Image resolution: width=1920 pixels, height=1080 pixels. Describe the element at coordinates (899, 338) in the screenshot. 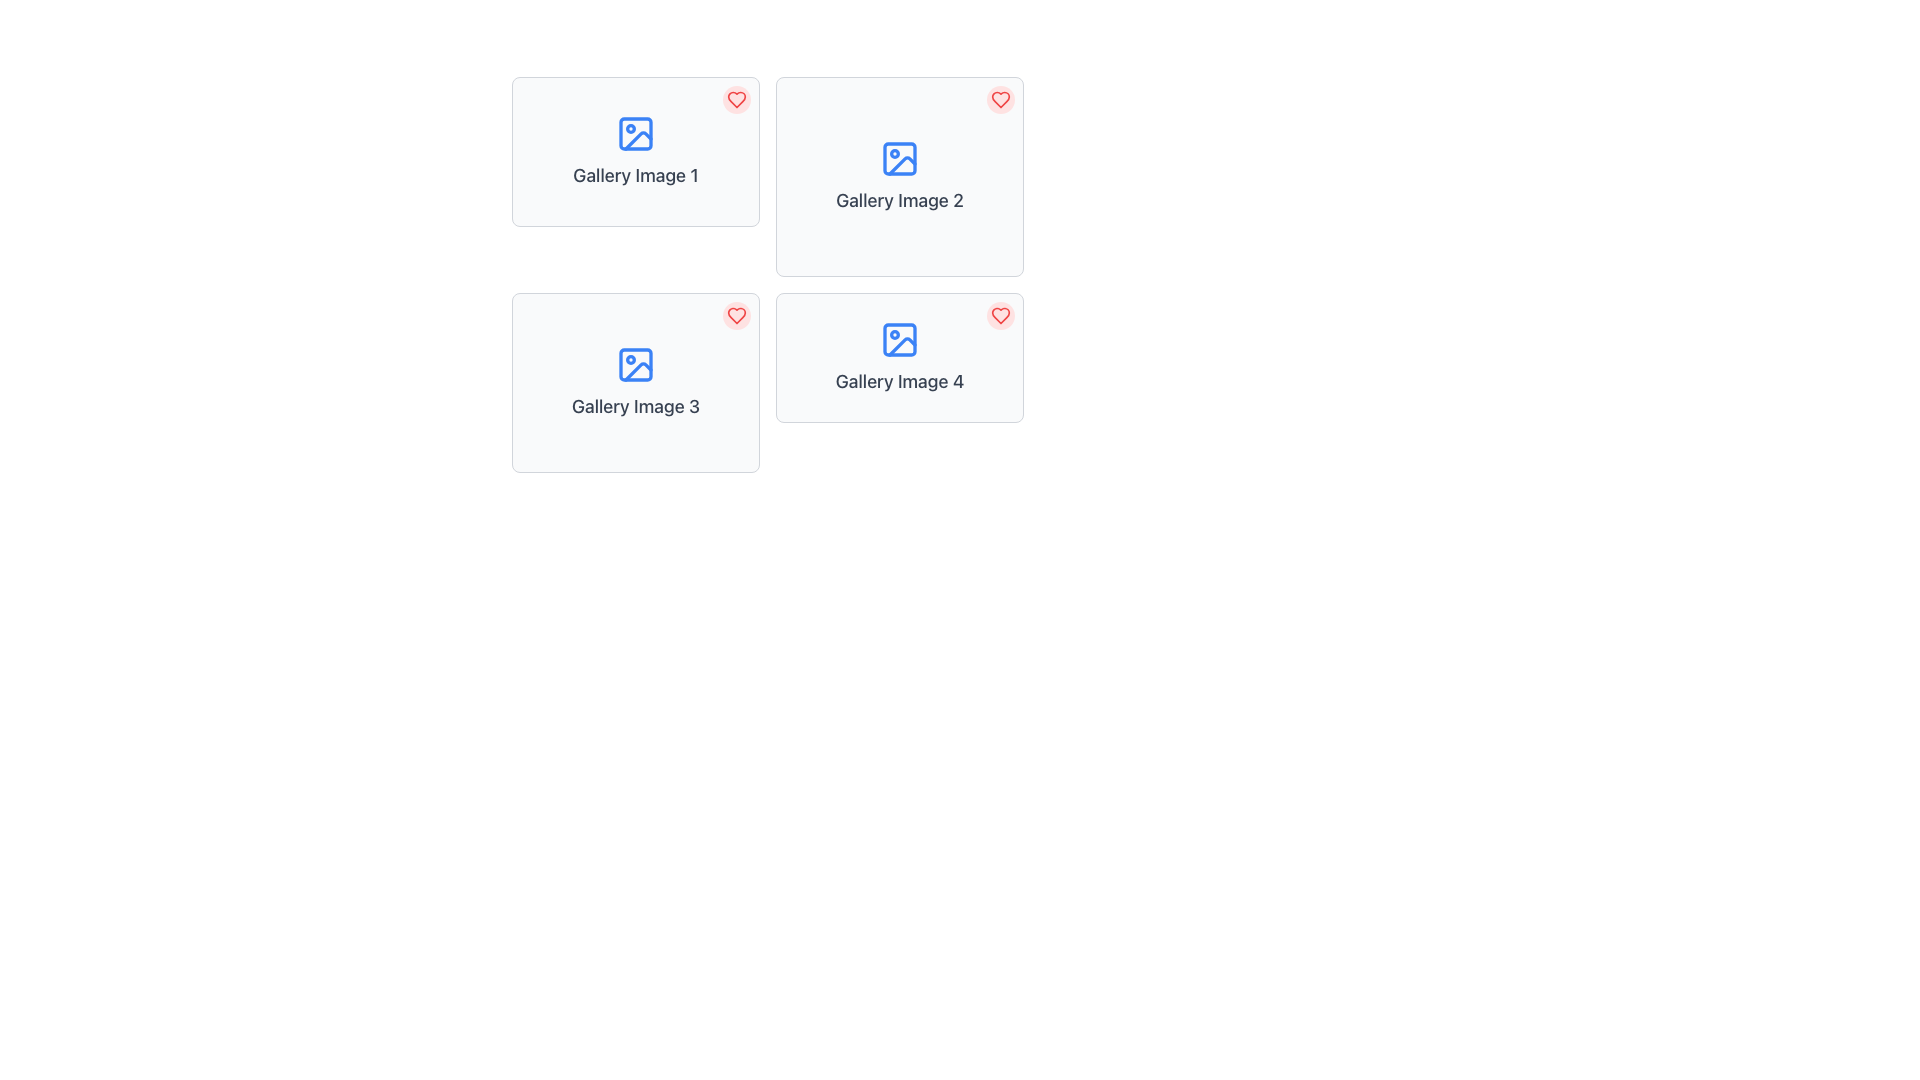

I see `the blue icon resembling a simplistic image depiction located within the graphical list item labeled 'Gallery Image 4'` at that location.